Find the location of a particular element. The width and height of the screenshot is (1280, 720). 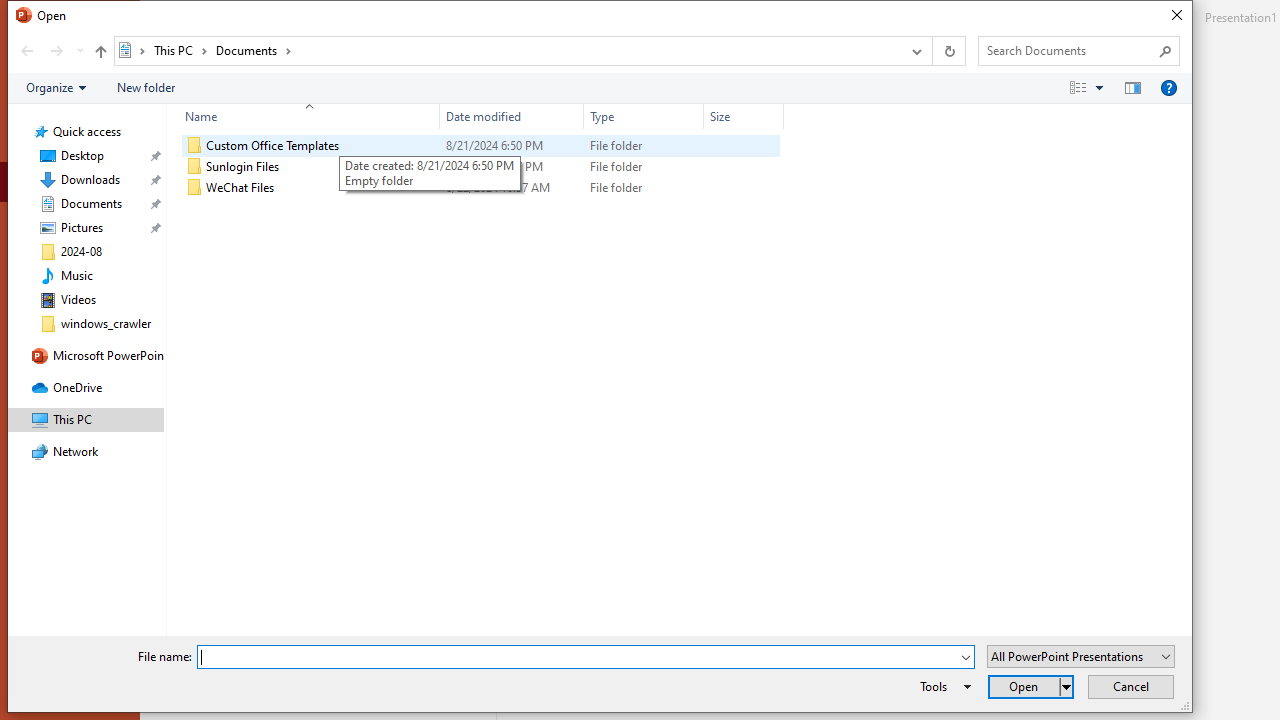

'Tools' is located at coordinates (941, 685).